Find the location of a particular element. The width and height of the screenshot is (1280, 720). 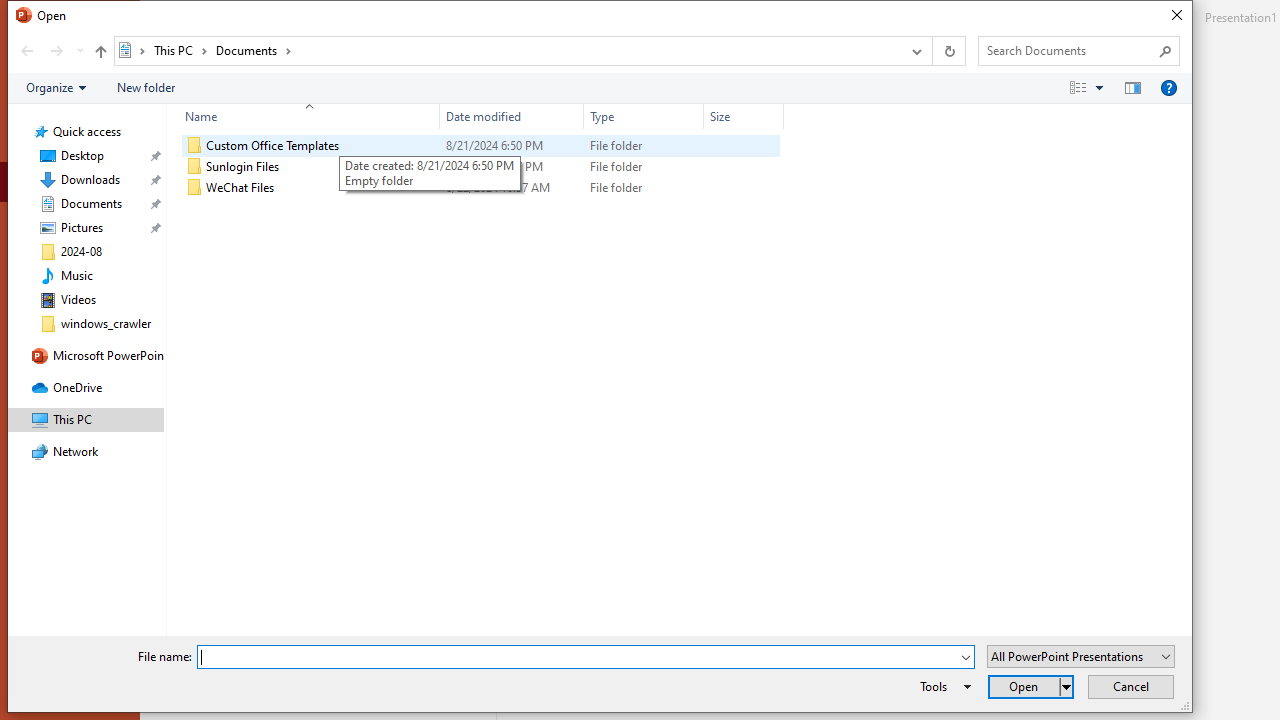

'Tools' is located at coordinates (941, 685).